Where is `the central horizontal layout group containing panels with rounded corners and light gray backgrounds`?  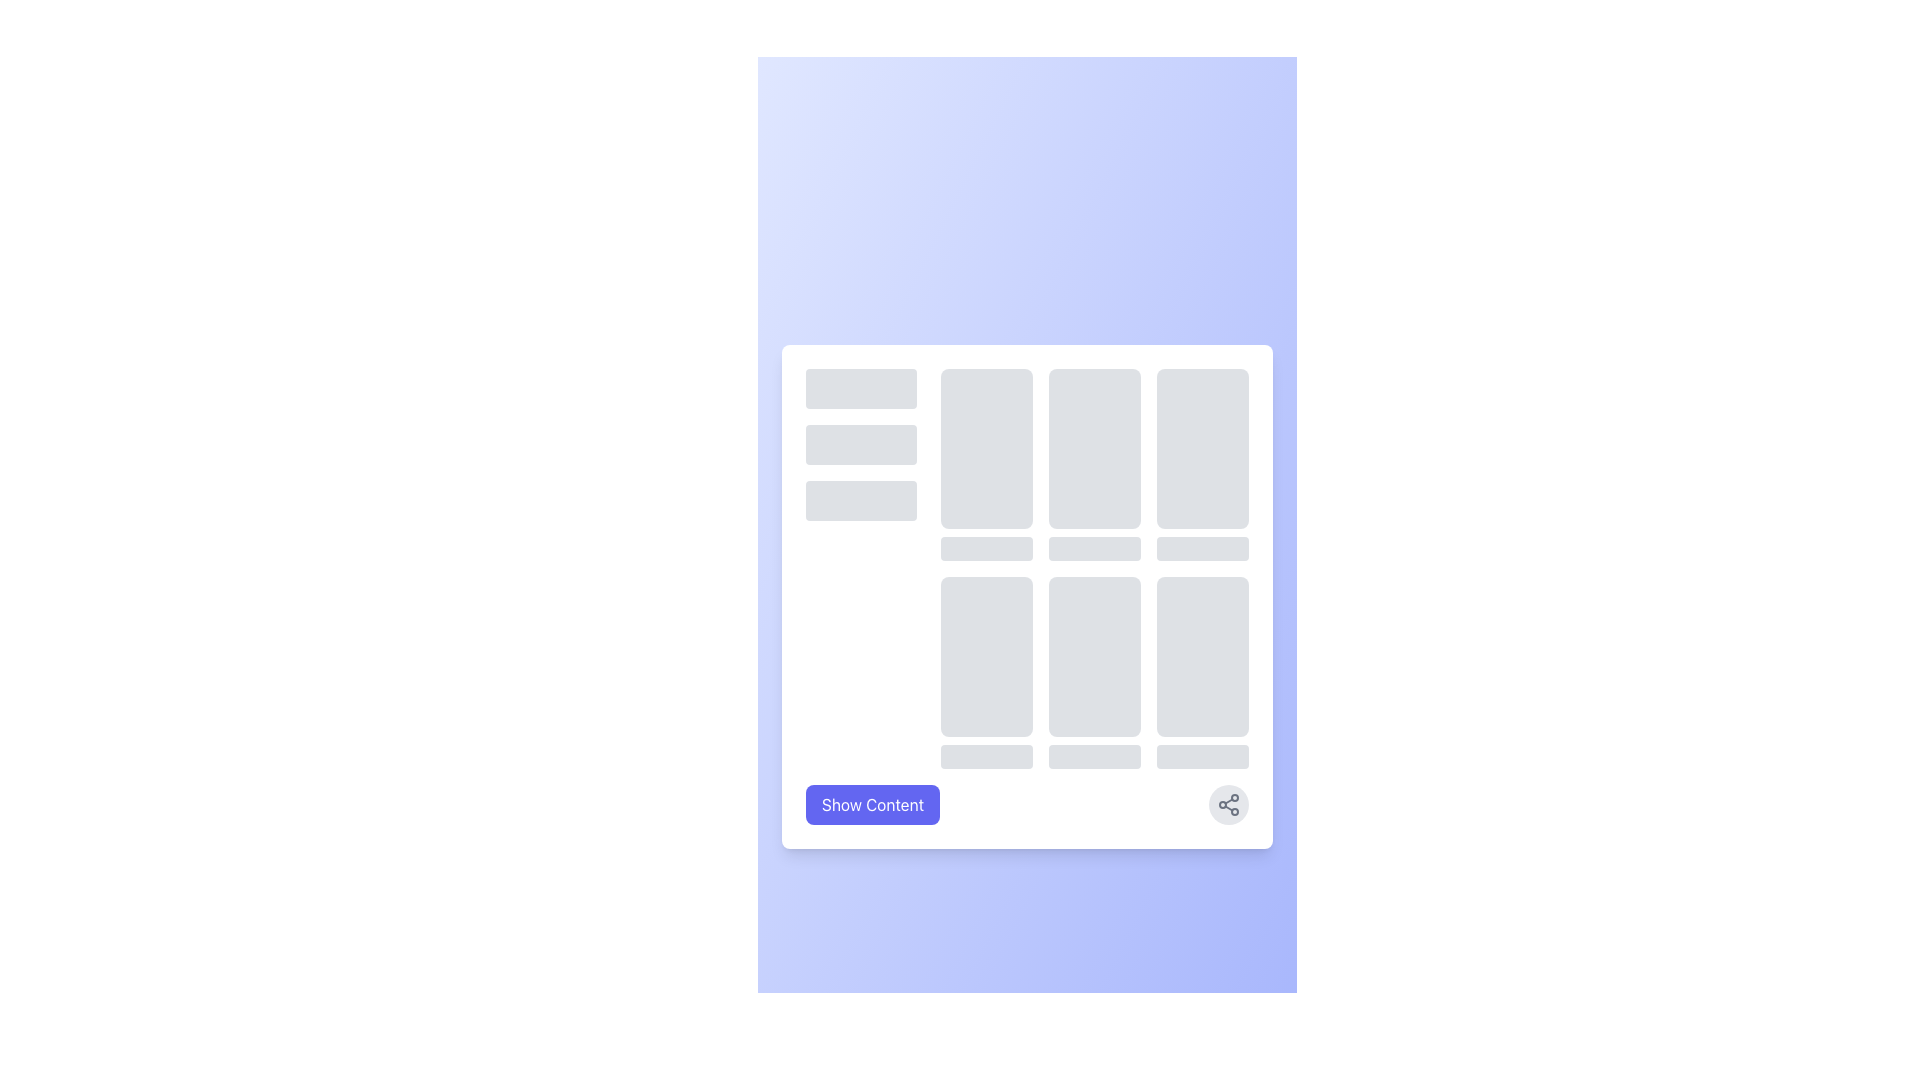
the central horizontal layout group containing panels with rounded corners and light gray backgrounds is located at coordinates (1027, 569).